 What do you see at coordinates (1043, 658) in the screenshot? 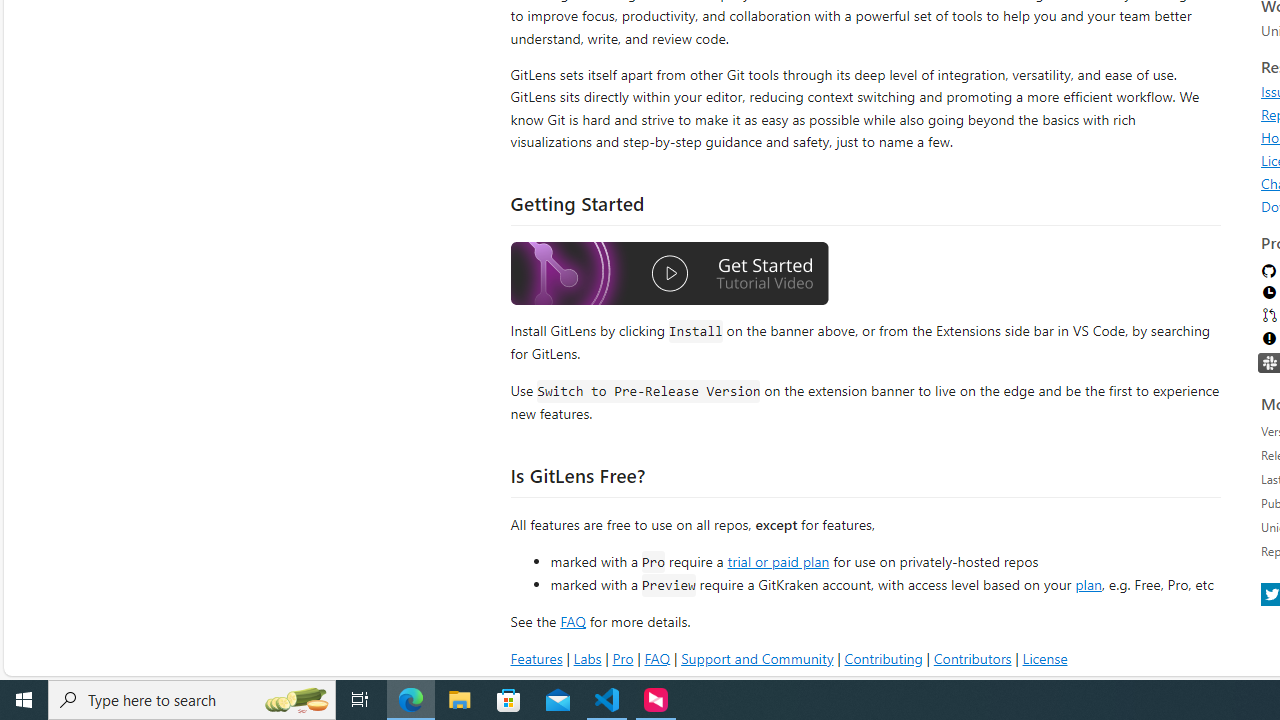
I see `'License'` at bounding box center [1043, 658].